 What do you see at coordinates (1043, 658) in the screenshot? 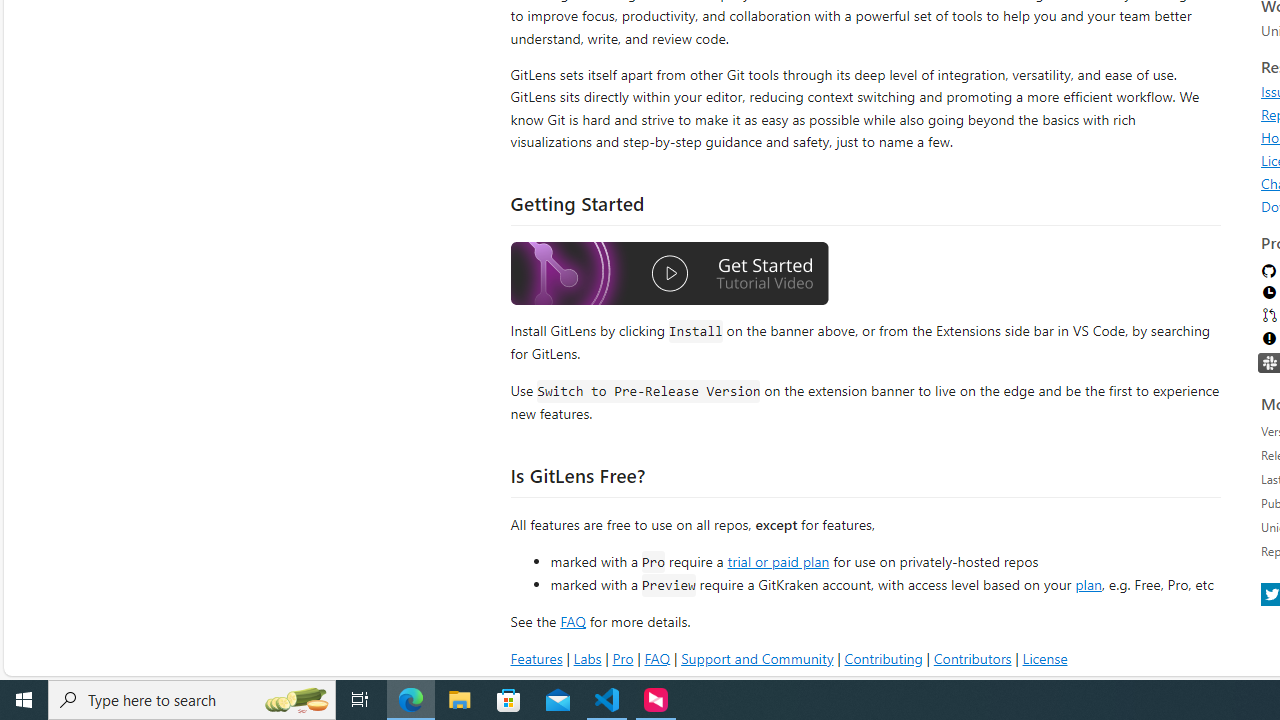
I see `'License'` at bounding box center [1043, 658].